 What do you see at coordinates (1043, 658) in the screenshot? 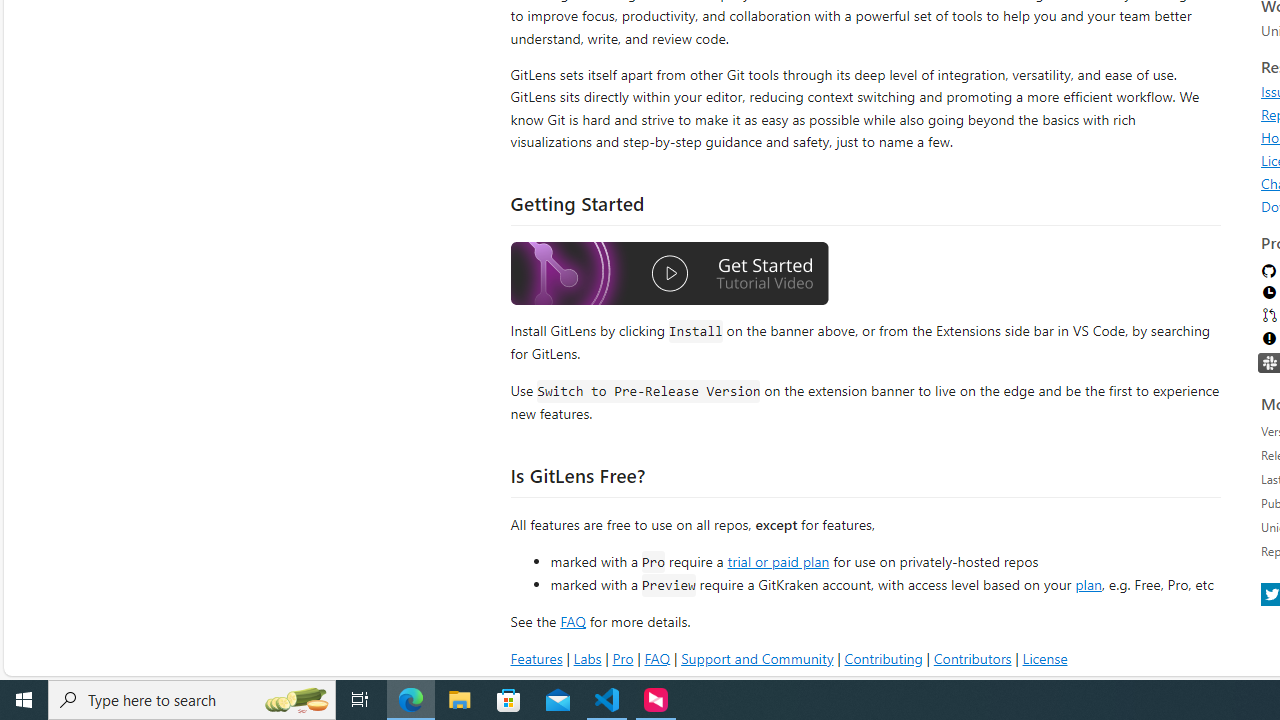
I see `'License'` at bounding box center [1043, 658].